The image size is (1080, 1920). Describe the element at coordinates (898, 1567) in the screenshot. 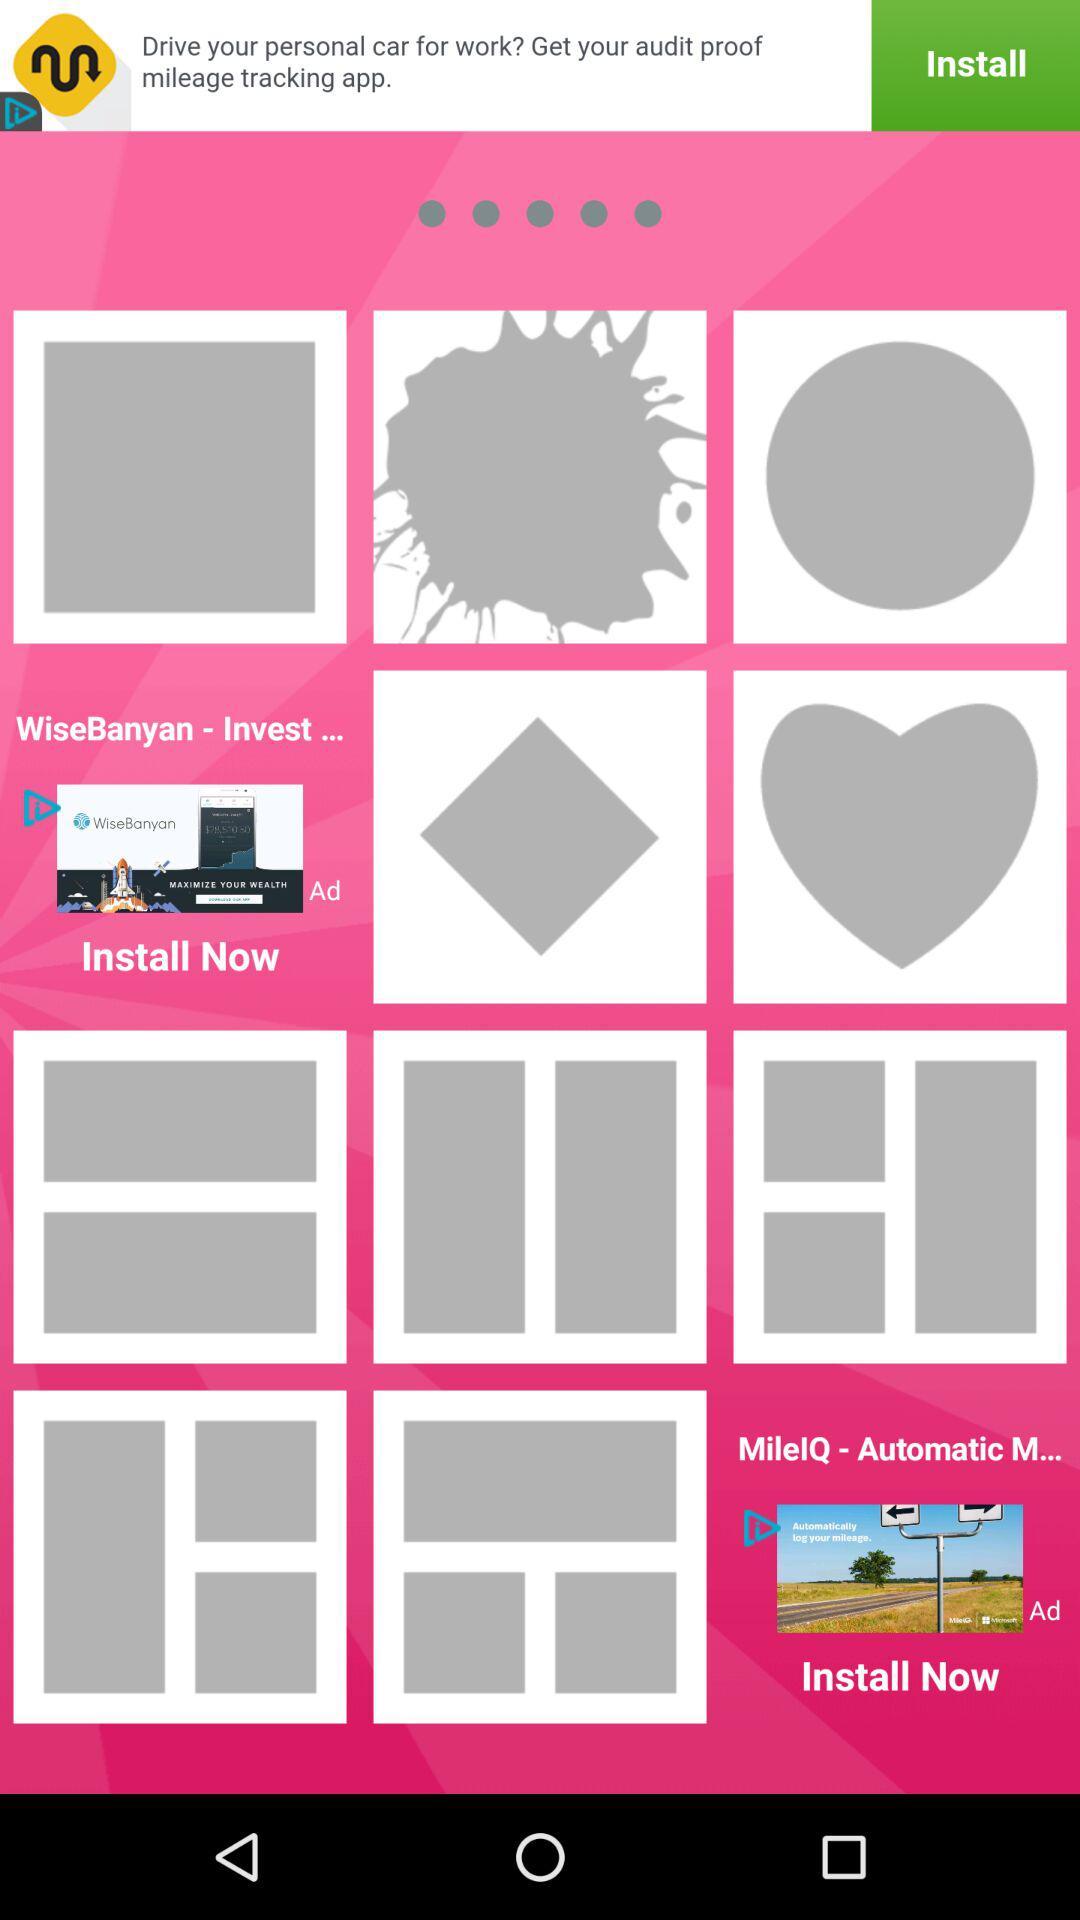

I see `advertisement` at that location.